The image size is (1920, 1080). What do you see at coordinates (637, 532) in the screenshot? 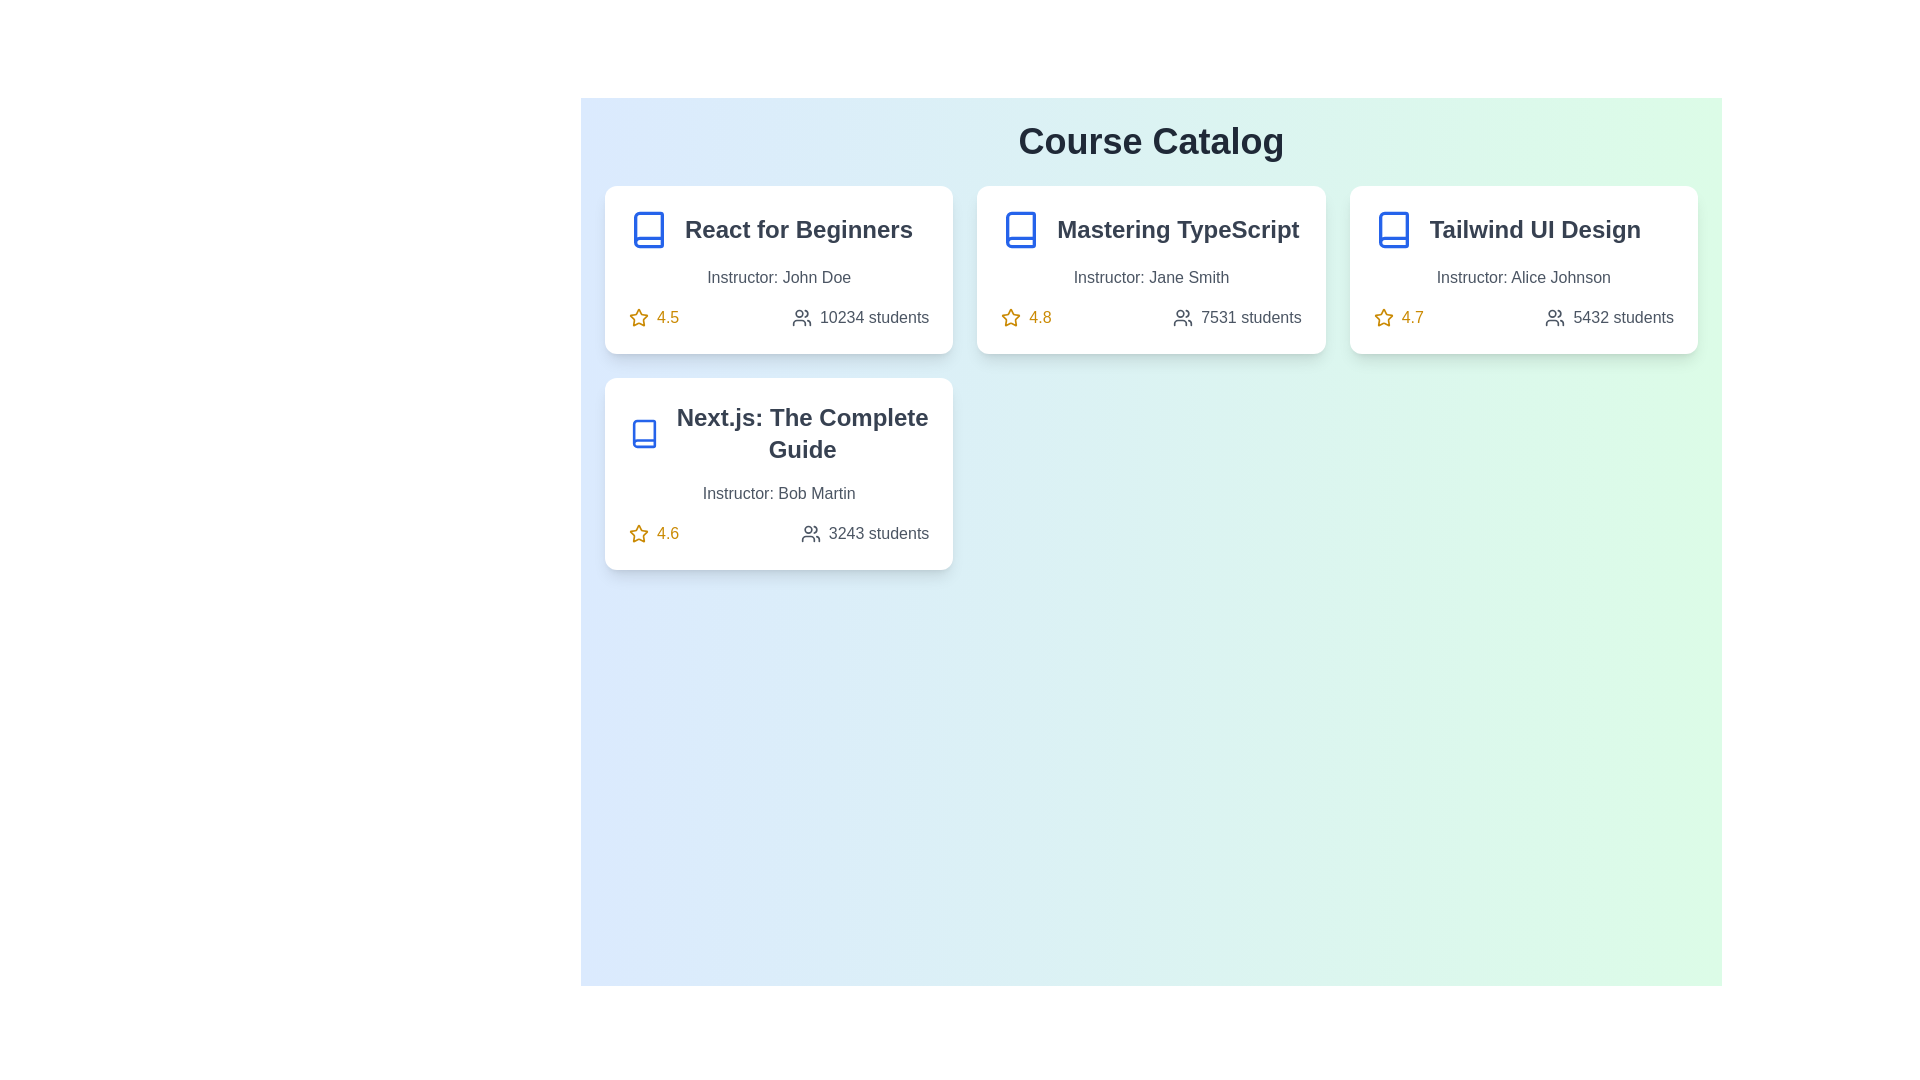
I see `the star icon` at bounding box center [637, 532].